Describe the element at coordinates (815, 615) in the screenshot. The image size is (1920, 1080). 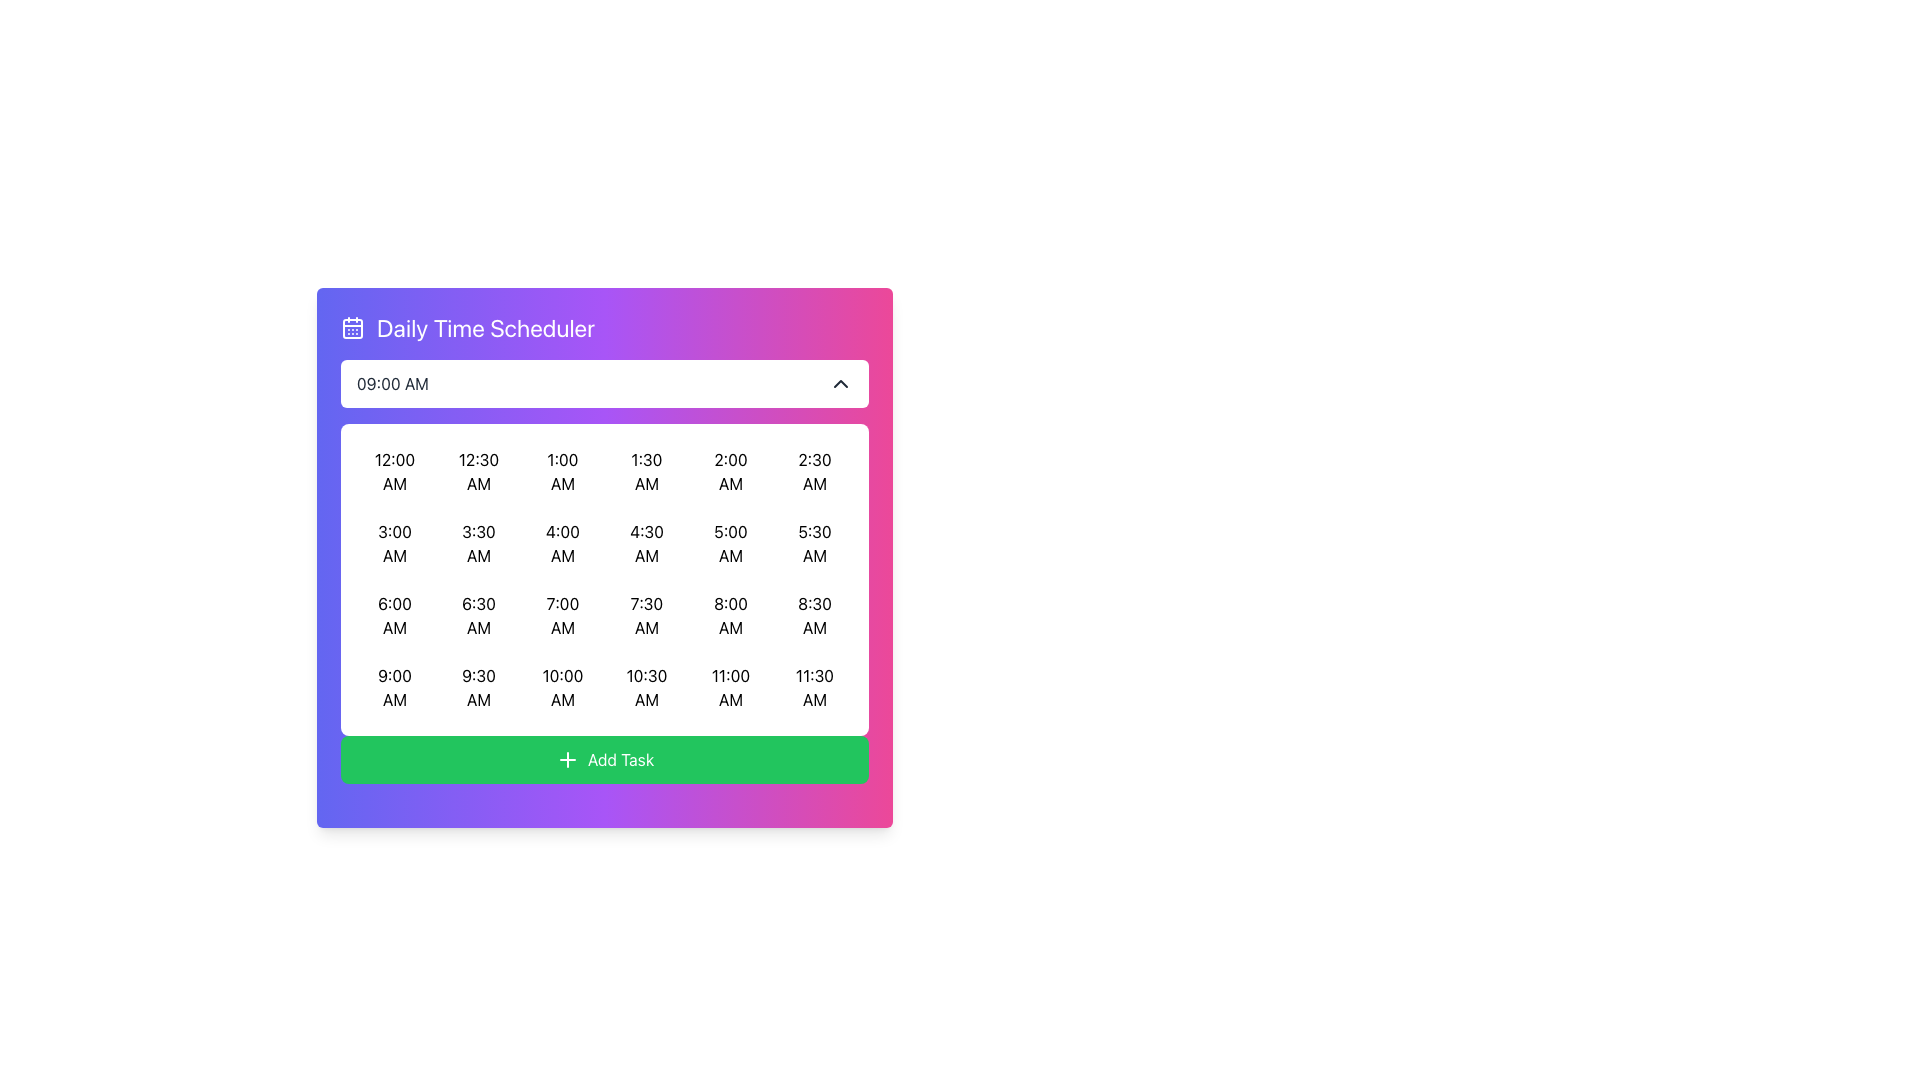
I see `the selectable time slot button for '8:30 AM'` at that location.